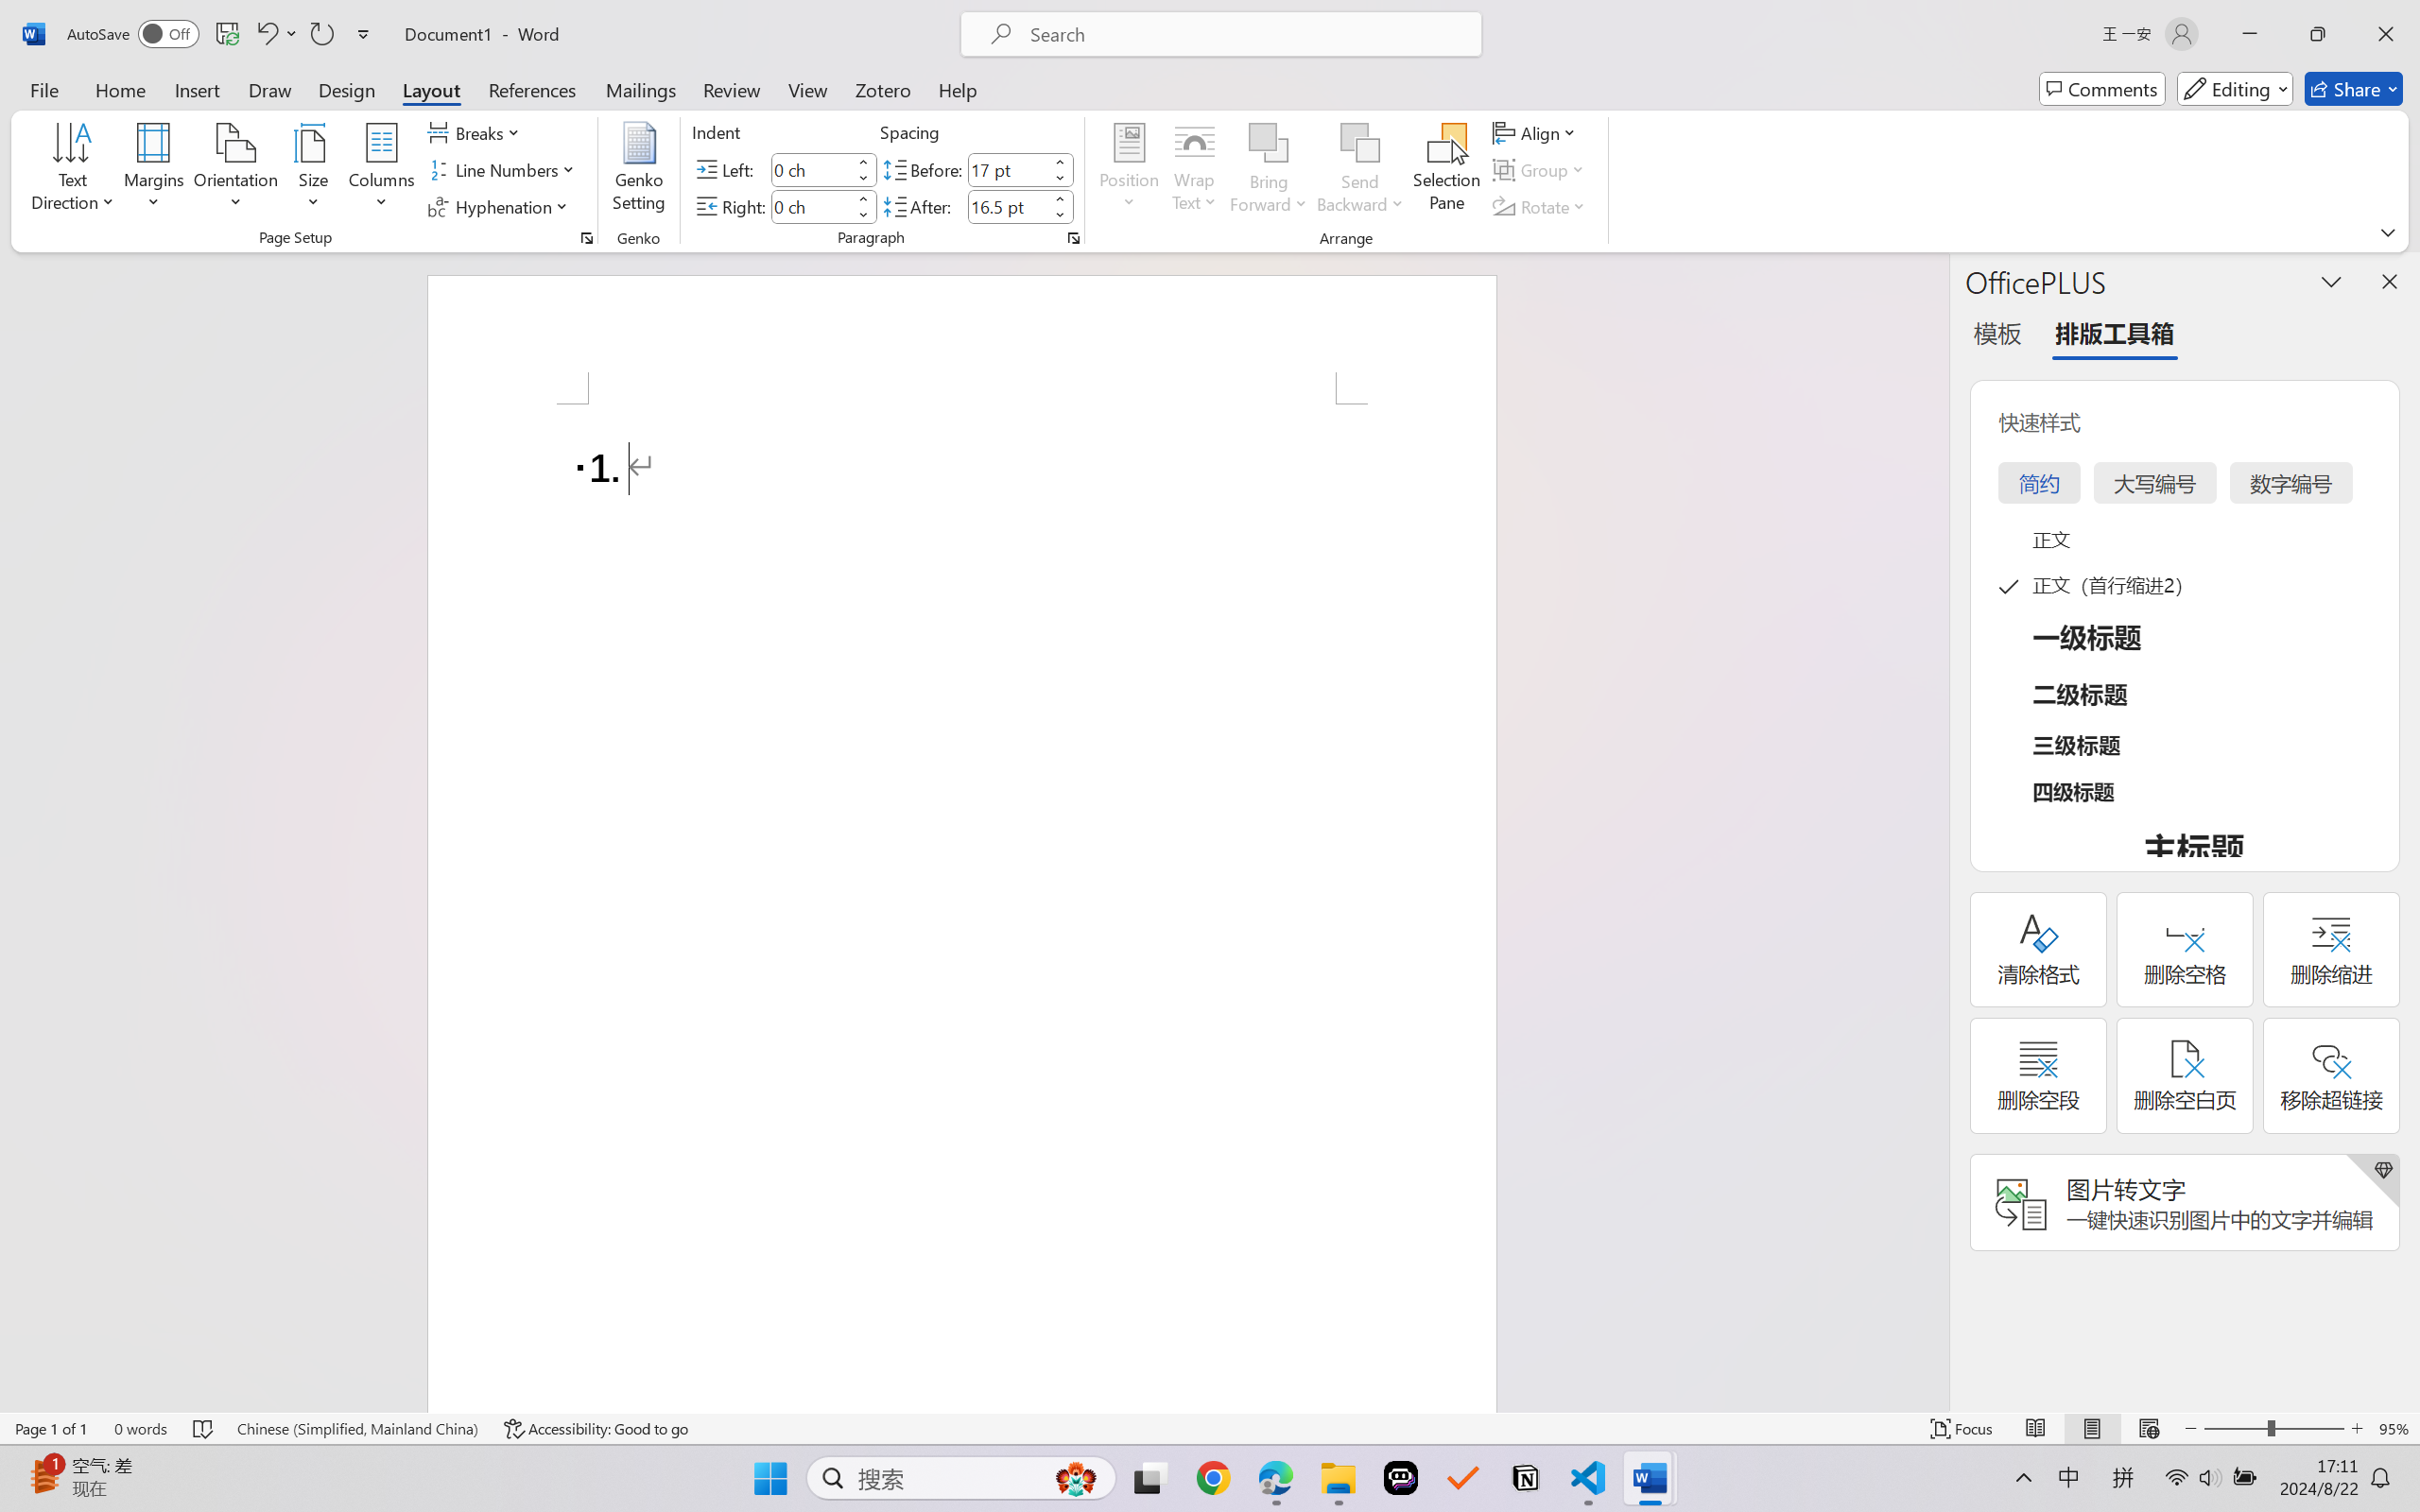 This screenshot has width=2420, height=1512. I want to click on 'Margins', so click(153, 170).